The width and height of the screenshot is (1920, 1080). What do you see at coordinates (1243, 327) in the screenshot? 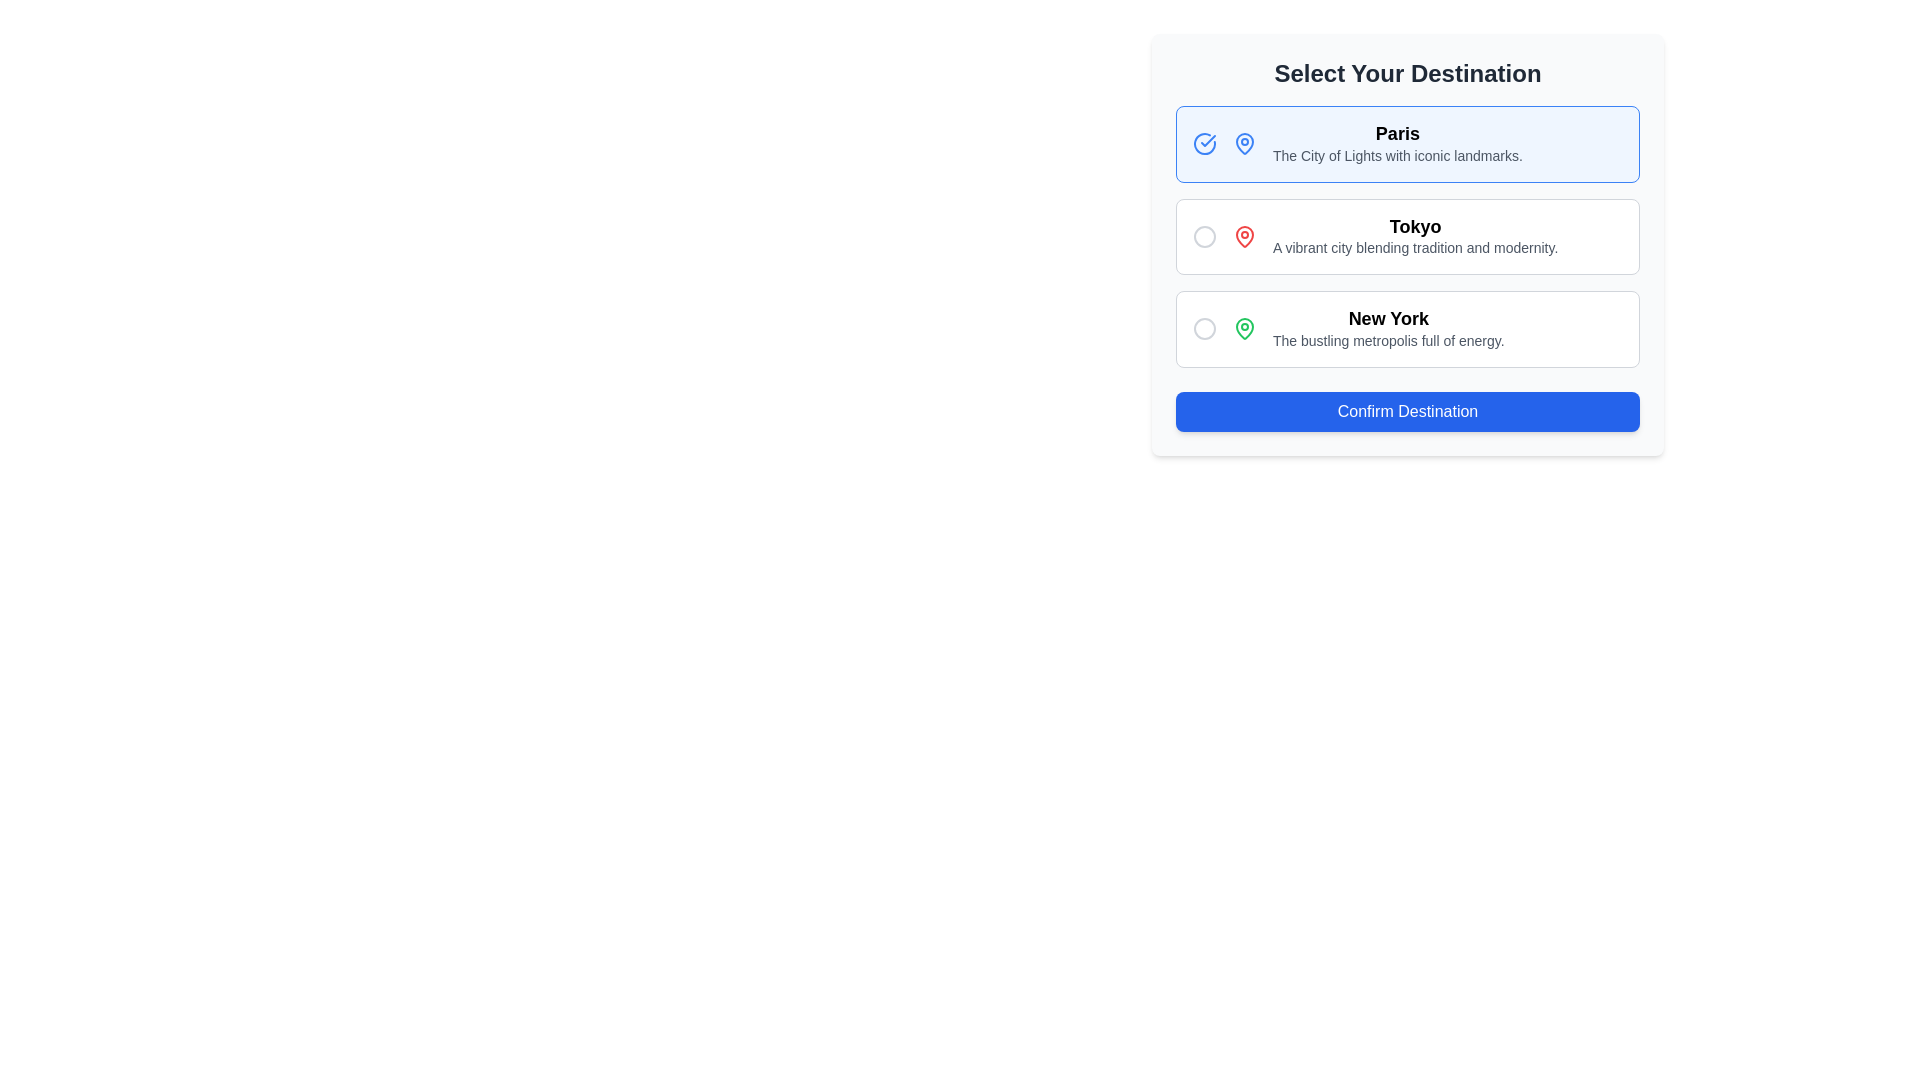
I see `the green pin icon, styled as a map marker, located to the left of the text 'The bustling metropolis full of energy.' associated with 'New York'` at bounding box center [1243, 327].